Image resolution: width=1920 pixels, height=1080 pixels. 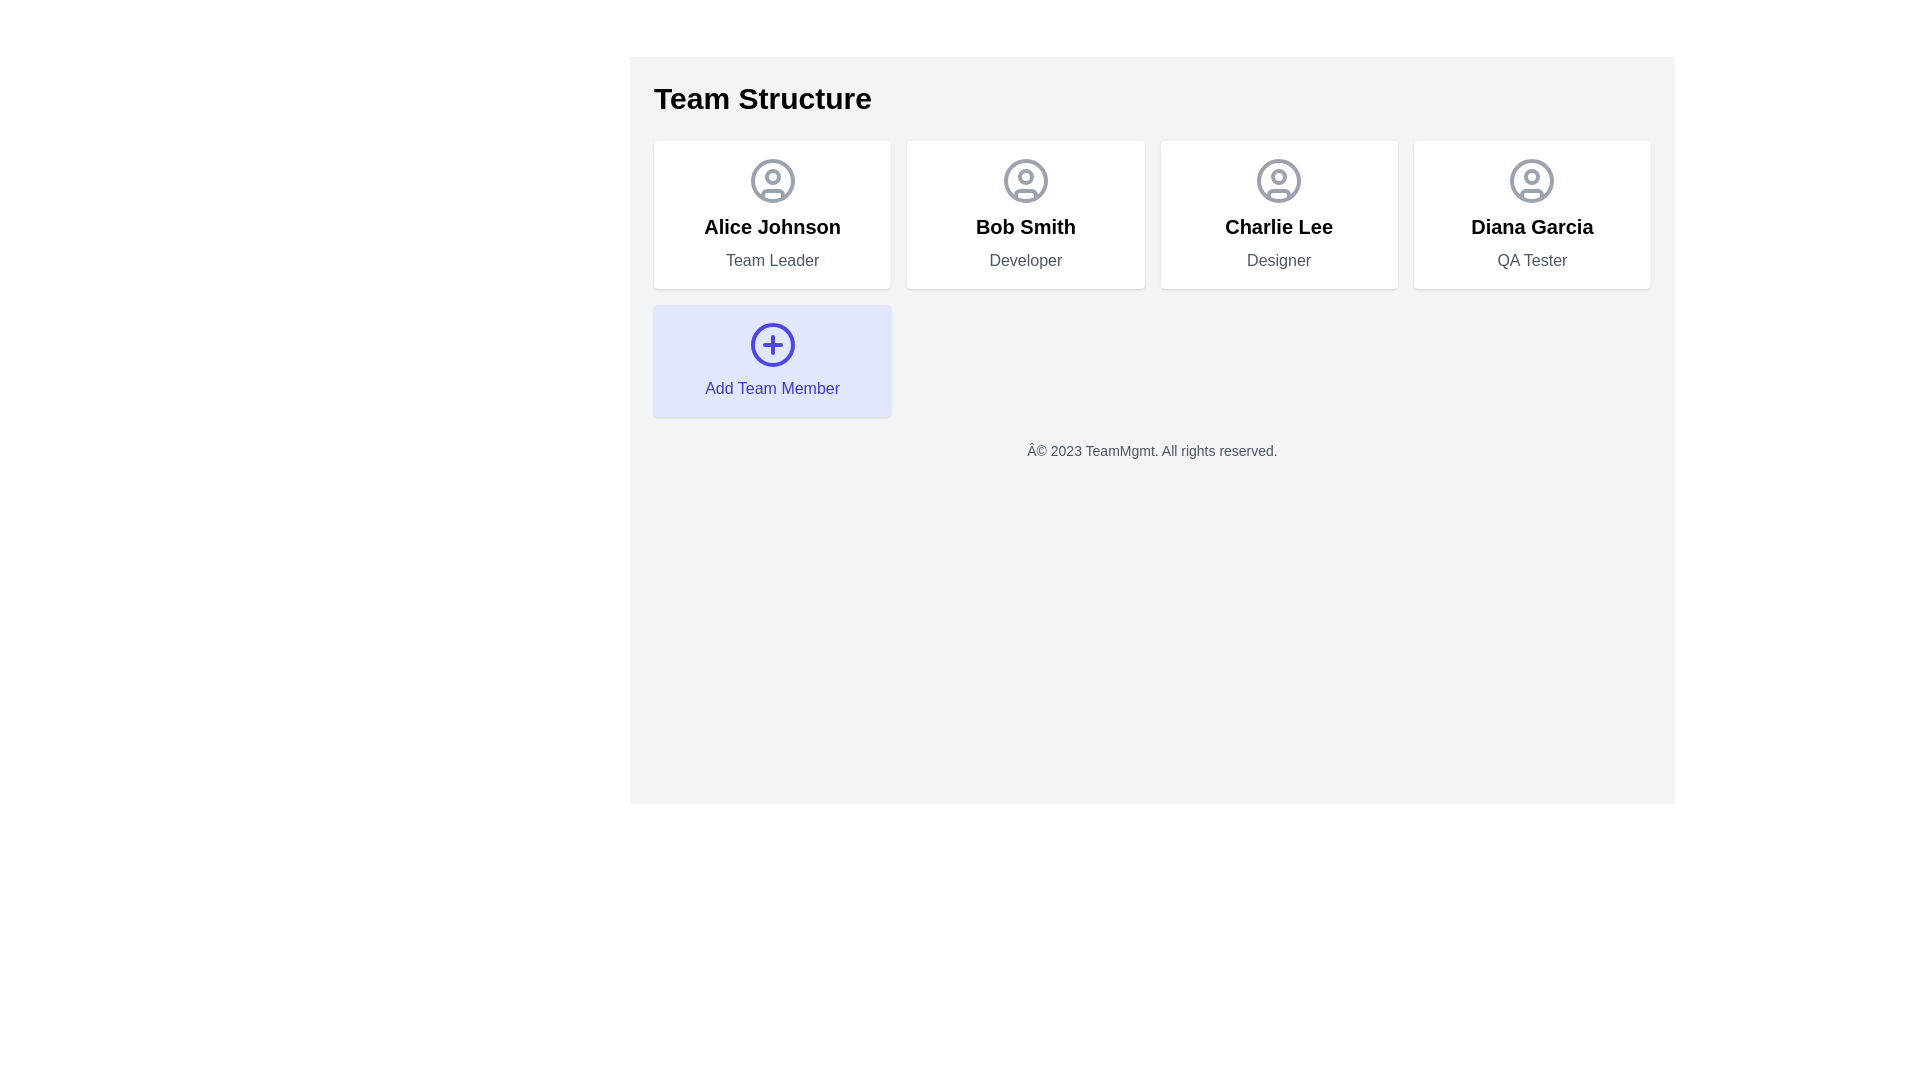 What do you see at coordinates (1277, 226) in the screenshot?
I see `the text label reading 'Charlie Lee', which is styled with a larger, bold font and is located within the user information card in the grid layout` at bounding box center [1277, 226].